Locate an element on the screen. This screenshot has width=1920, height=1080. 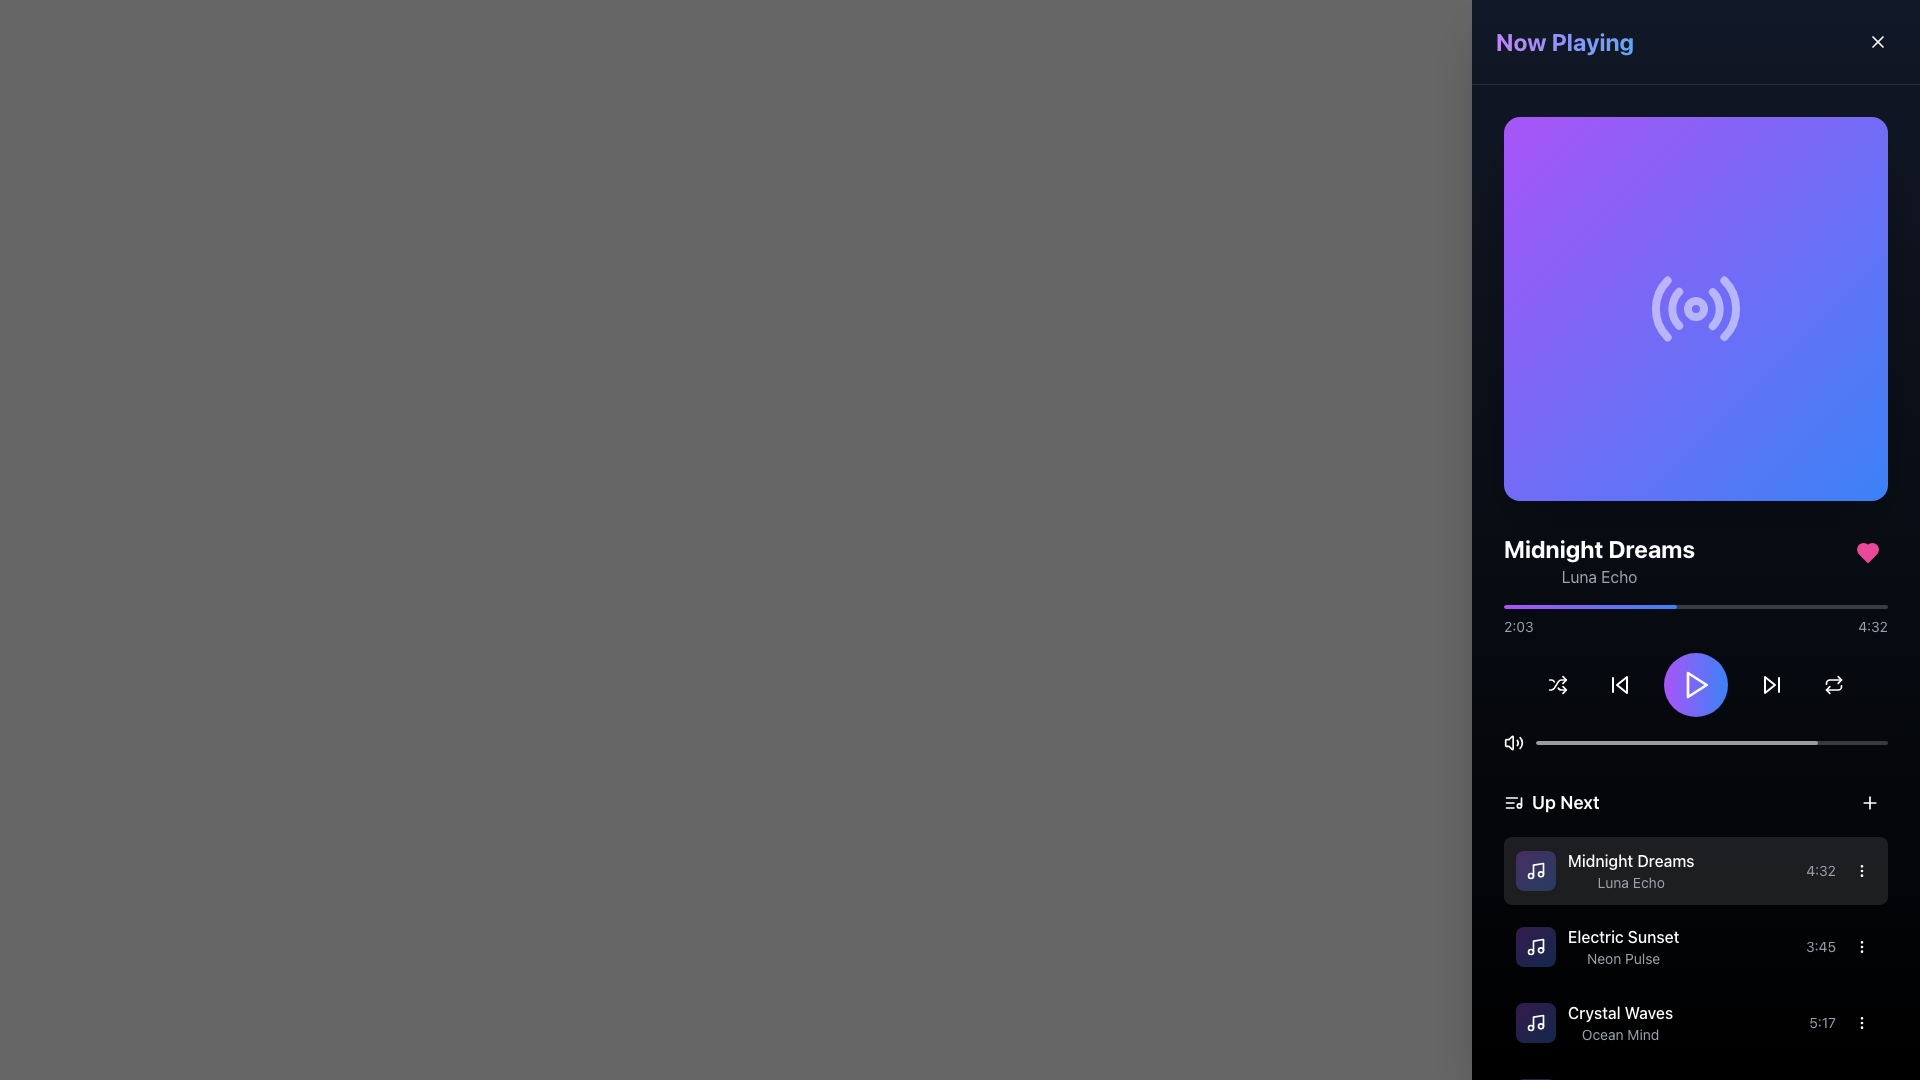
the Text label displaying the artist name or additional information associated with the song 'Midnight Dreams' located below the title in the playlist is located at coordinates (1631, 882).